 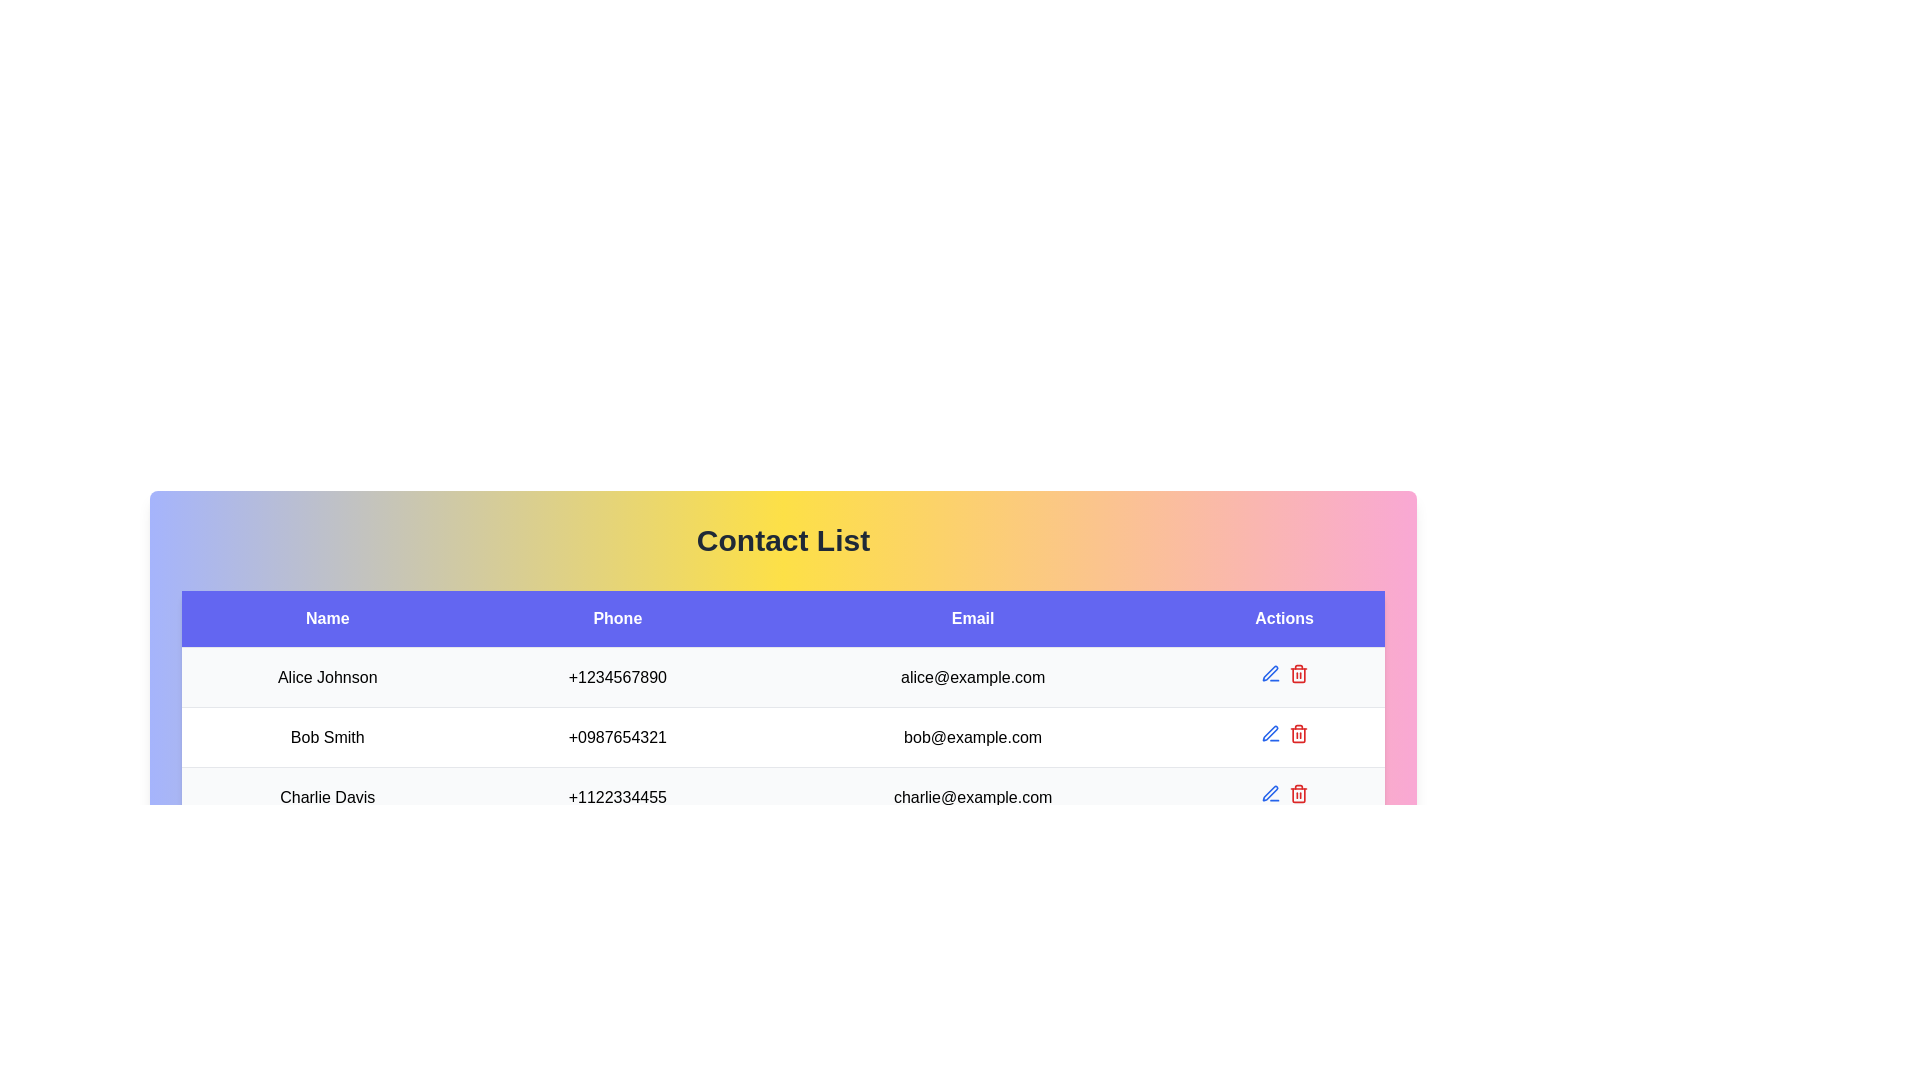 I want to click on the text element displaying 'Charlie Davis' in bold font, located in the first column of the third row under the header 'Name', so click(x=327, y=796).